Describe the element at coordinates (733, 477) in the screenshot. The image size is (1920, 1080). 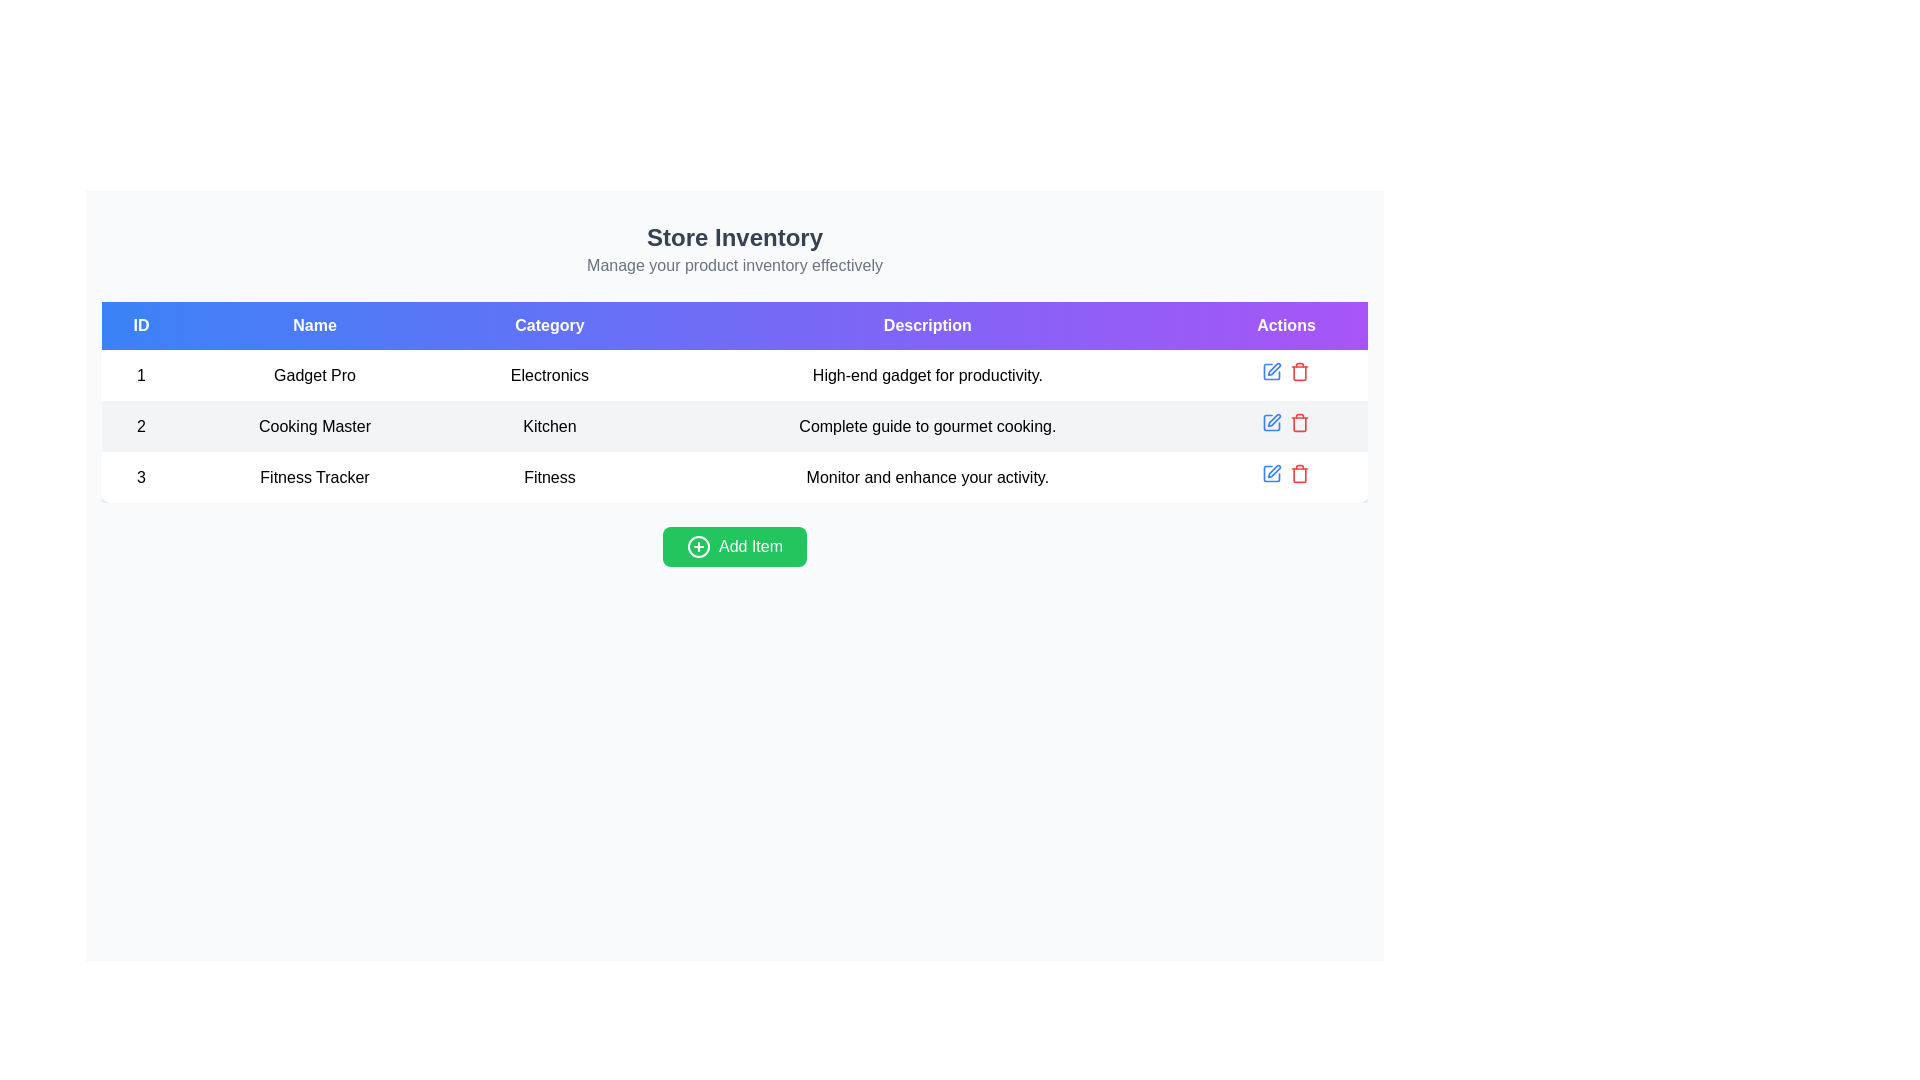
I see `the third row in the table which contains the identifier '3', name 'Fitness Tracker', category 'Fitness', and description 'Monitor and enhance your activity.' for visual feedback` at that location.